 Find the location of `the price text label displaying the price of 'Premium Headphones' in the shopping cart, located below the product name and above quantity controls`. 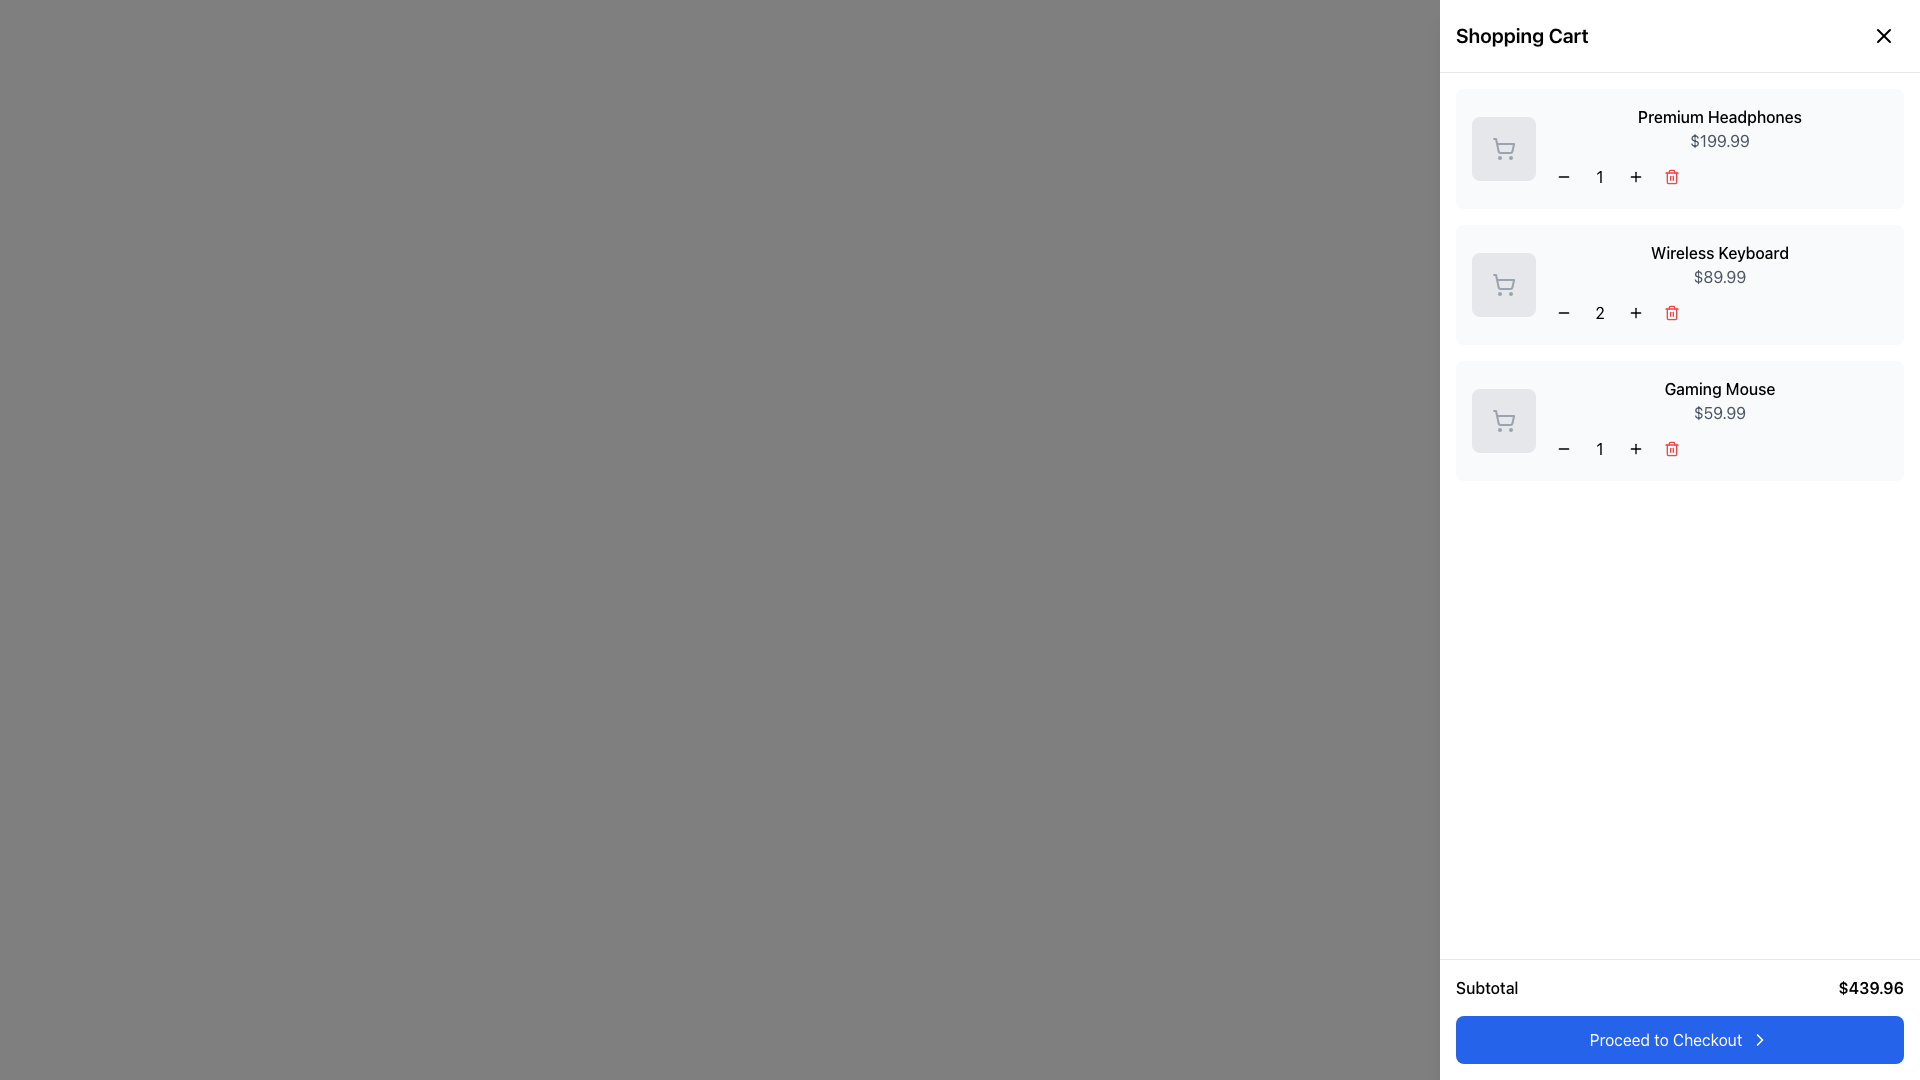

the price text label displaying the price of 'Premium Headphones' in the shopping cart, located below the product name and above quantity controls is located at coordinates (1718, 140).